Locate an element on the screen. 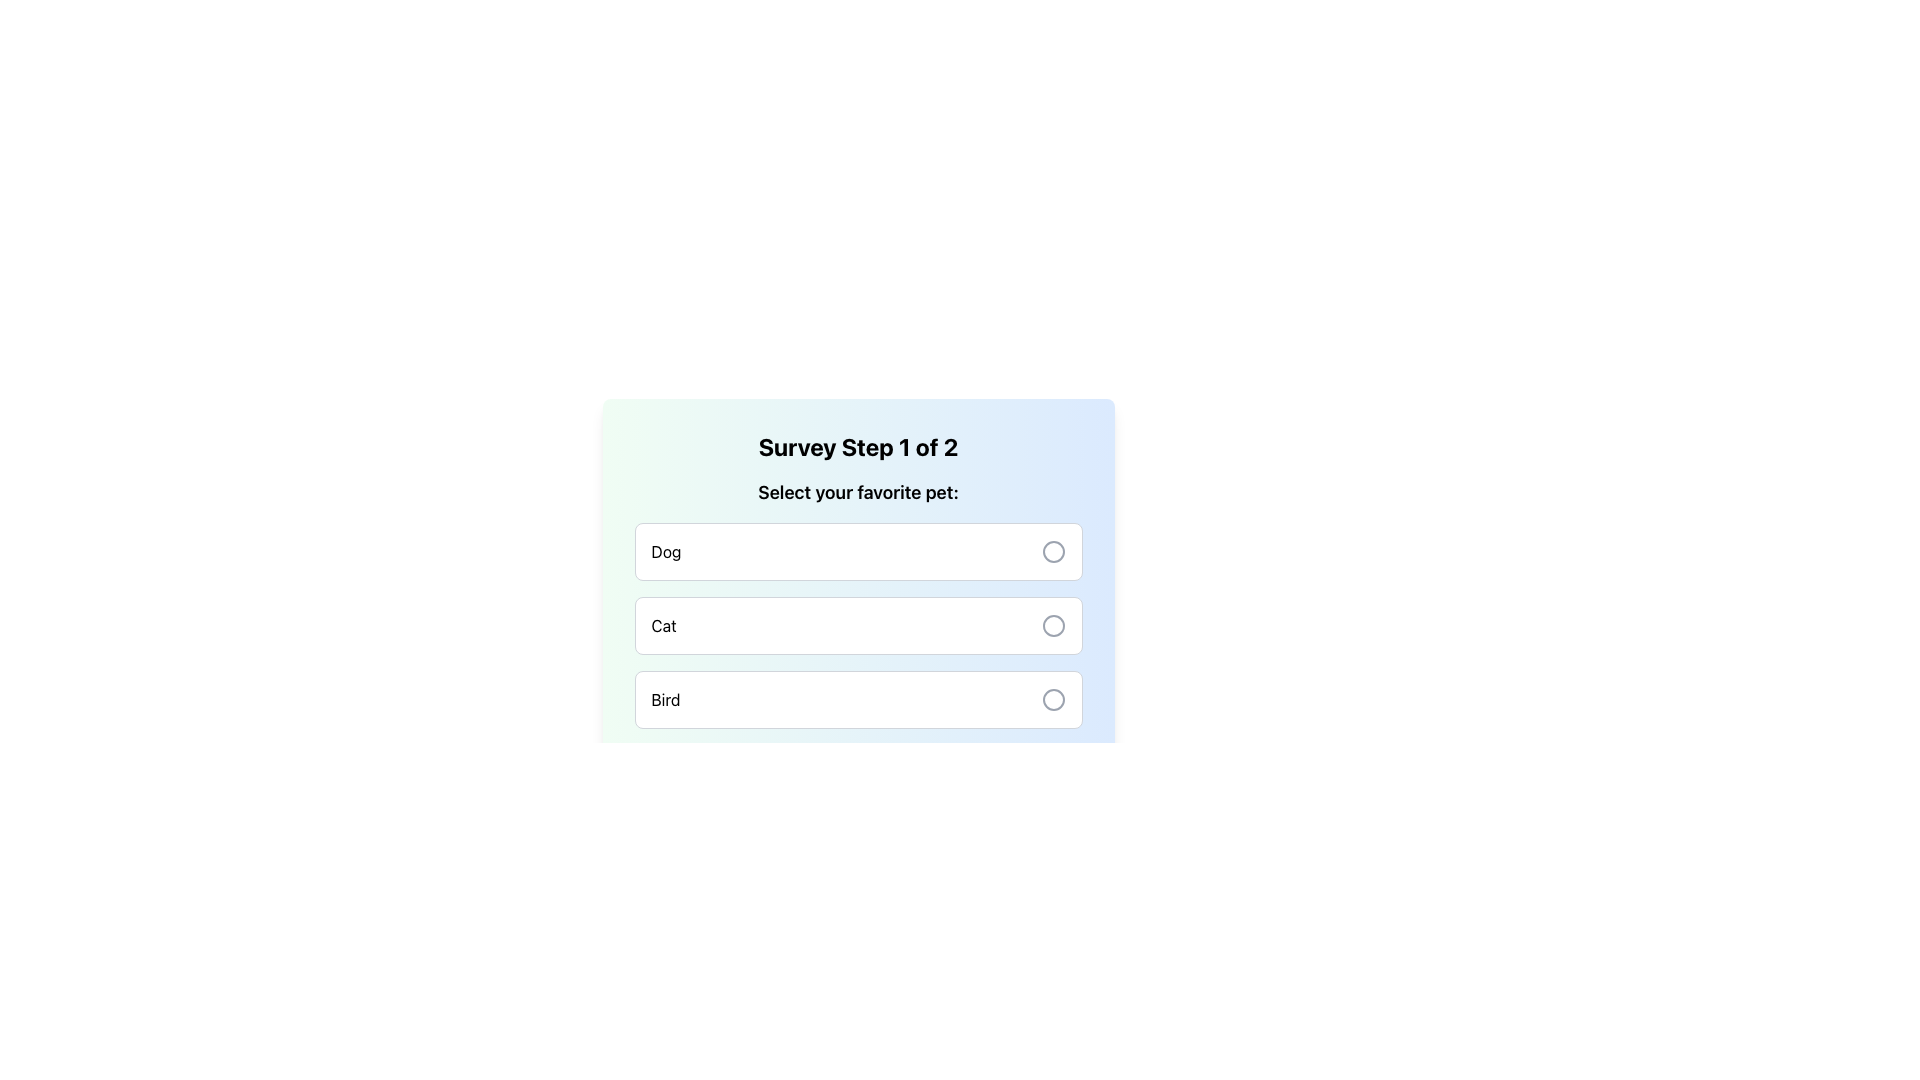 The height and width of the screenshot is (1080, 1920). the radio button selector for the 'Dog' option, which is the first in a column of similar elements is located at coordinates (1052, 551).